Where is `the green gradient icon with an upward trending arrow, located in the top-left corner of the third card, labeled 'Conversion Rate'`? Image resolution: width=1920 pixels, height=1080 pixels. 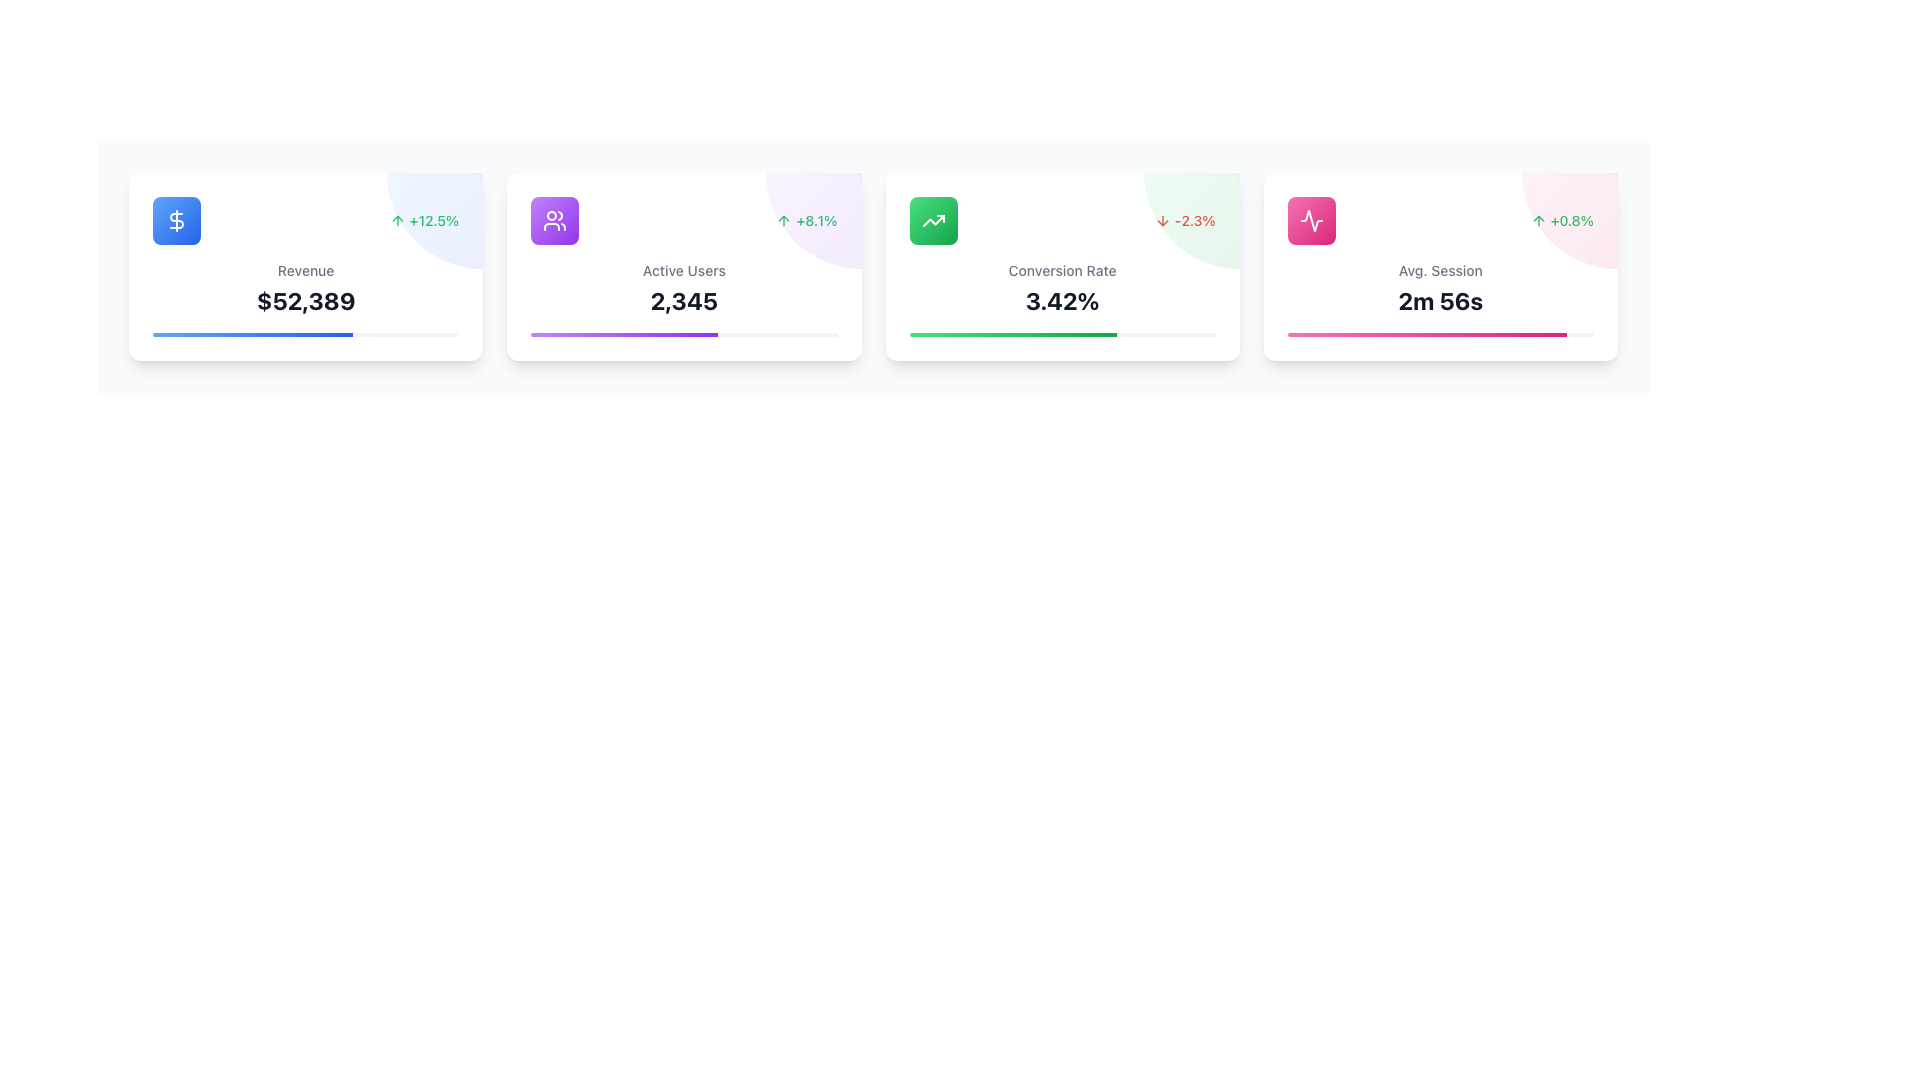
the green gradient icon with an upward trending arrow, located in the top-left corner of the third card, labeled 'Conversion Rate' is located at coordinates (932, 220).